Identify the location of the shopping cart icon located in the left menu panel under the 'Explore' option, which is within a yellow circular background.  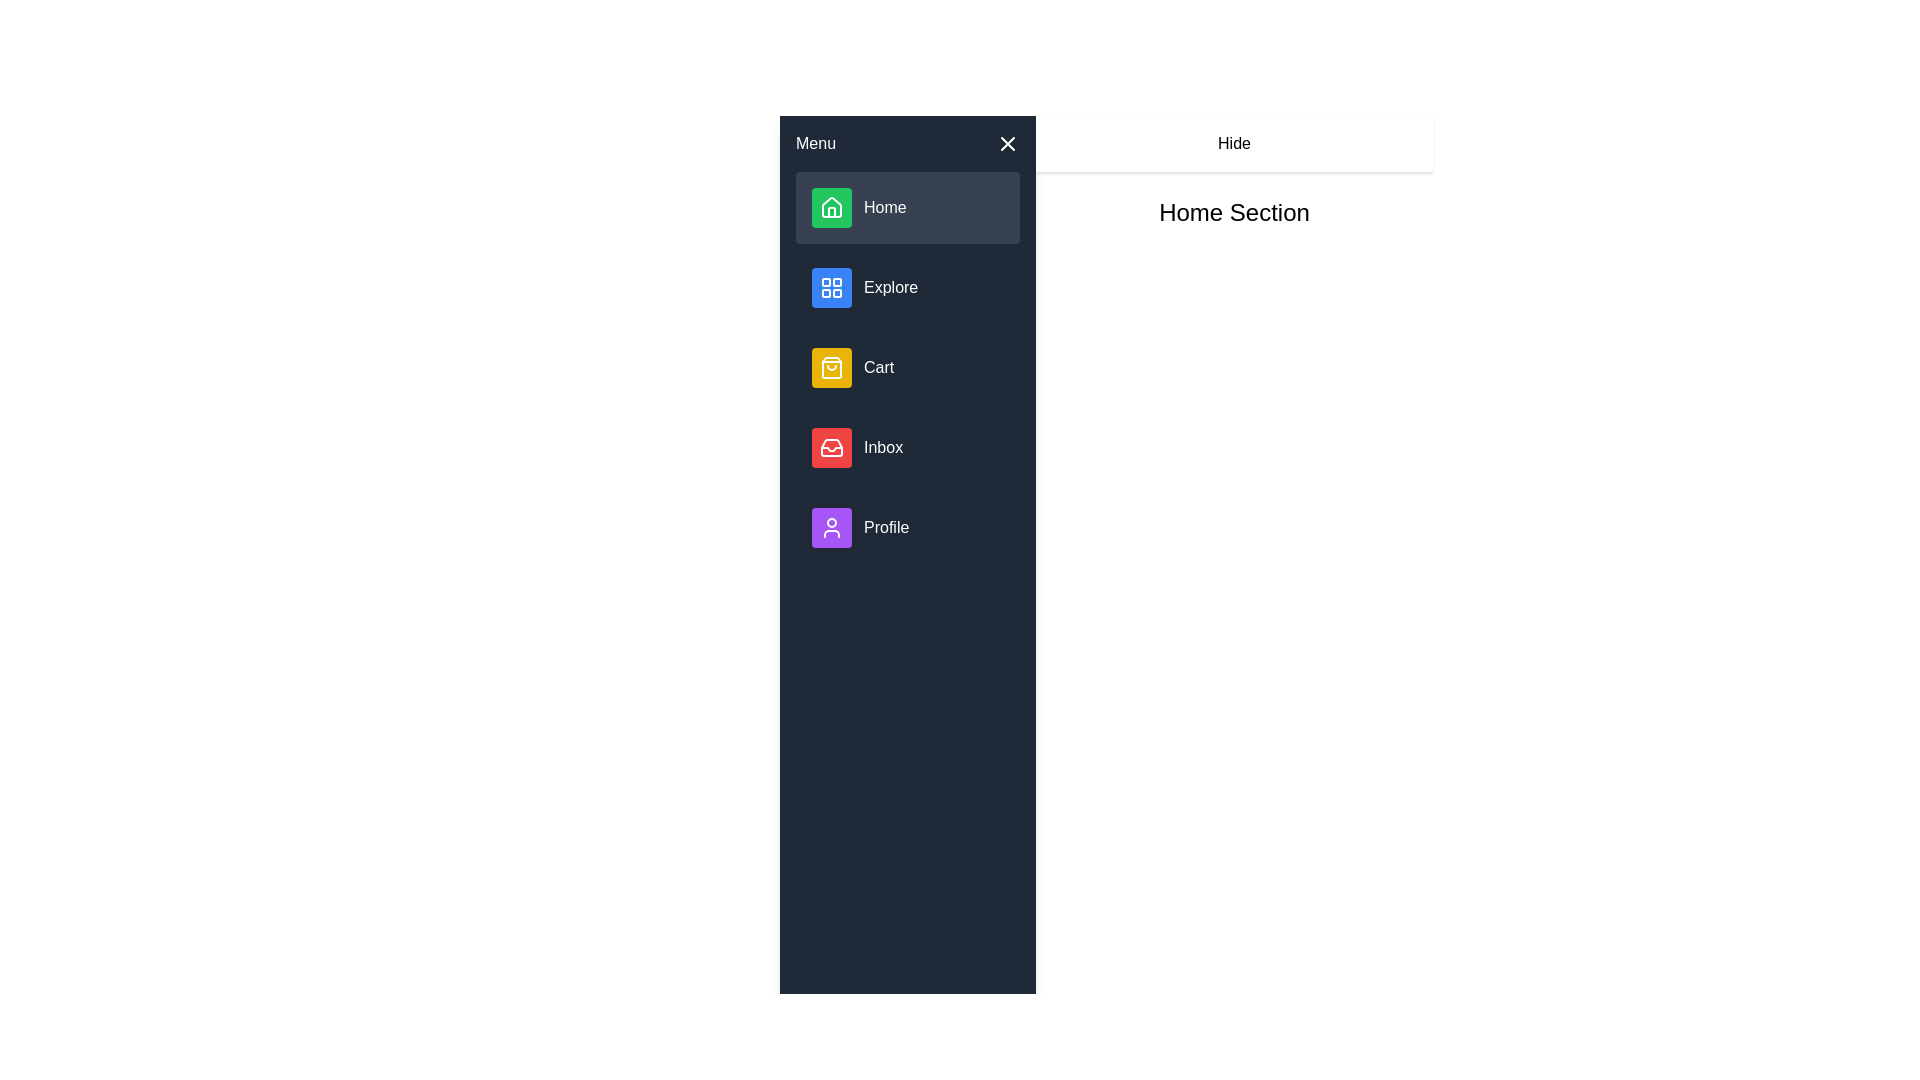
(831, 367).